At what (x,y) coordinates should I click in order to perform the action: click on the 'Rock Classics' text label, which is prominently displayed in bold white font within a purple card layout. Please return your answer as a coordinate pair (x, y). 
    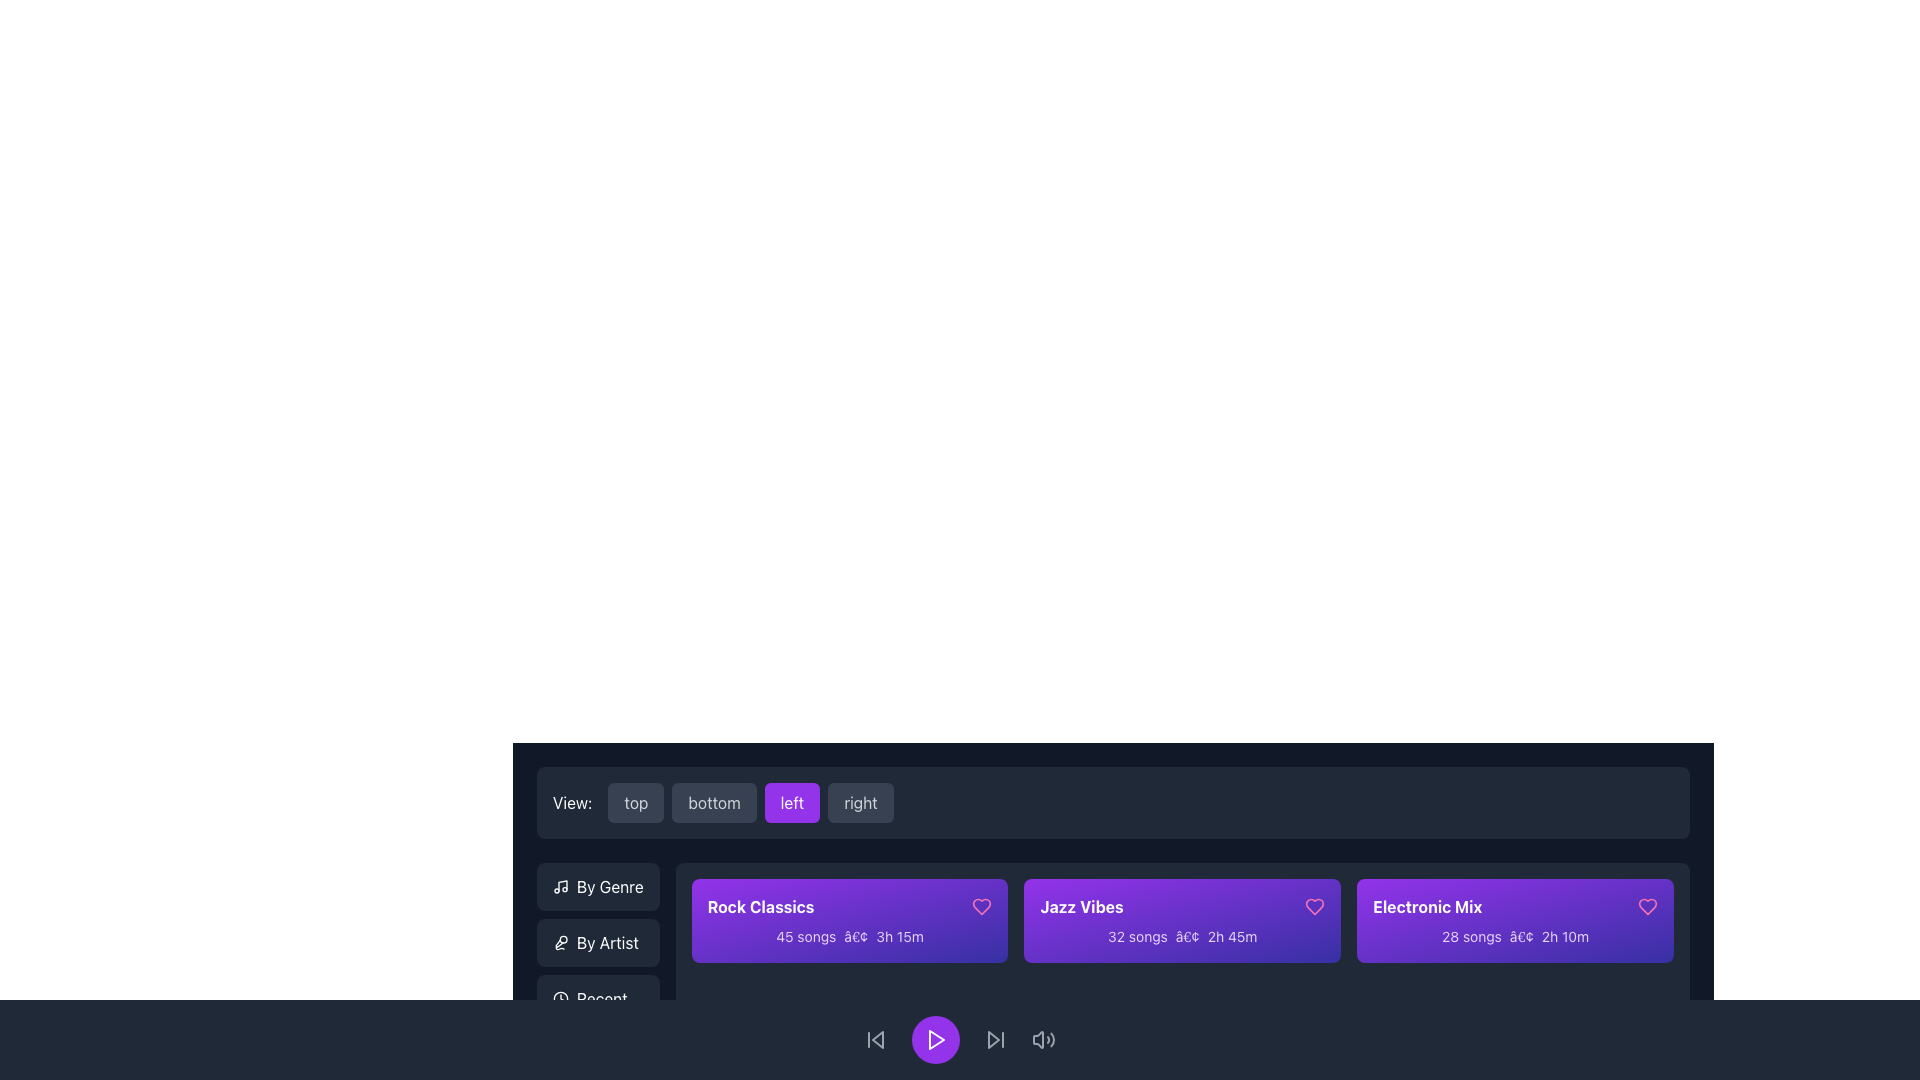
    Looking at the image, I should click on (760, 906).